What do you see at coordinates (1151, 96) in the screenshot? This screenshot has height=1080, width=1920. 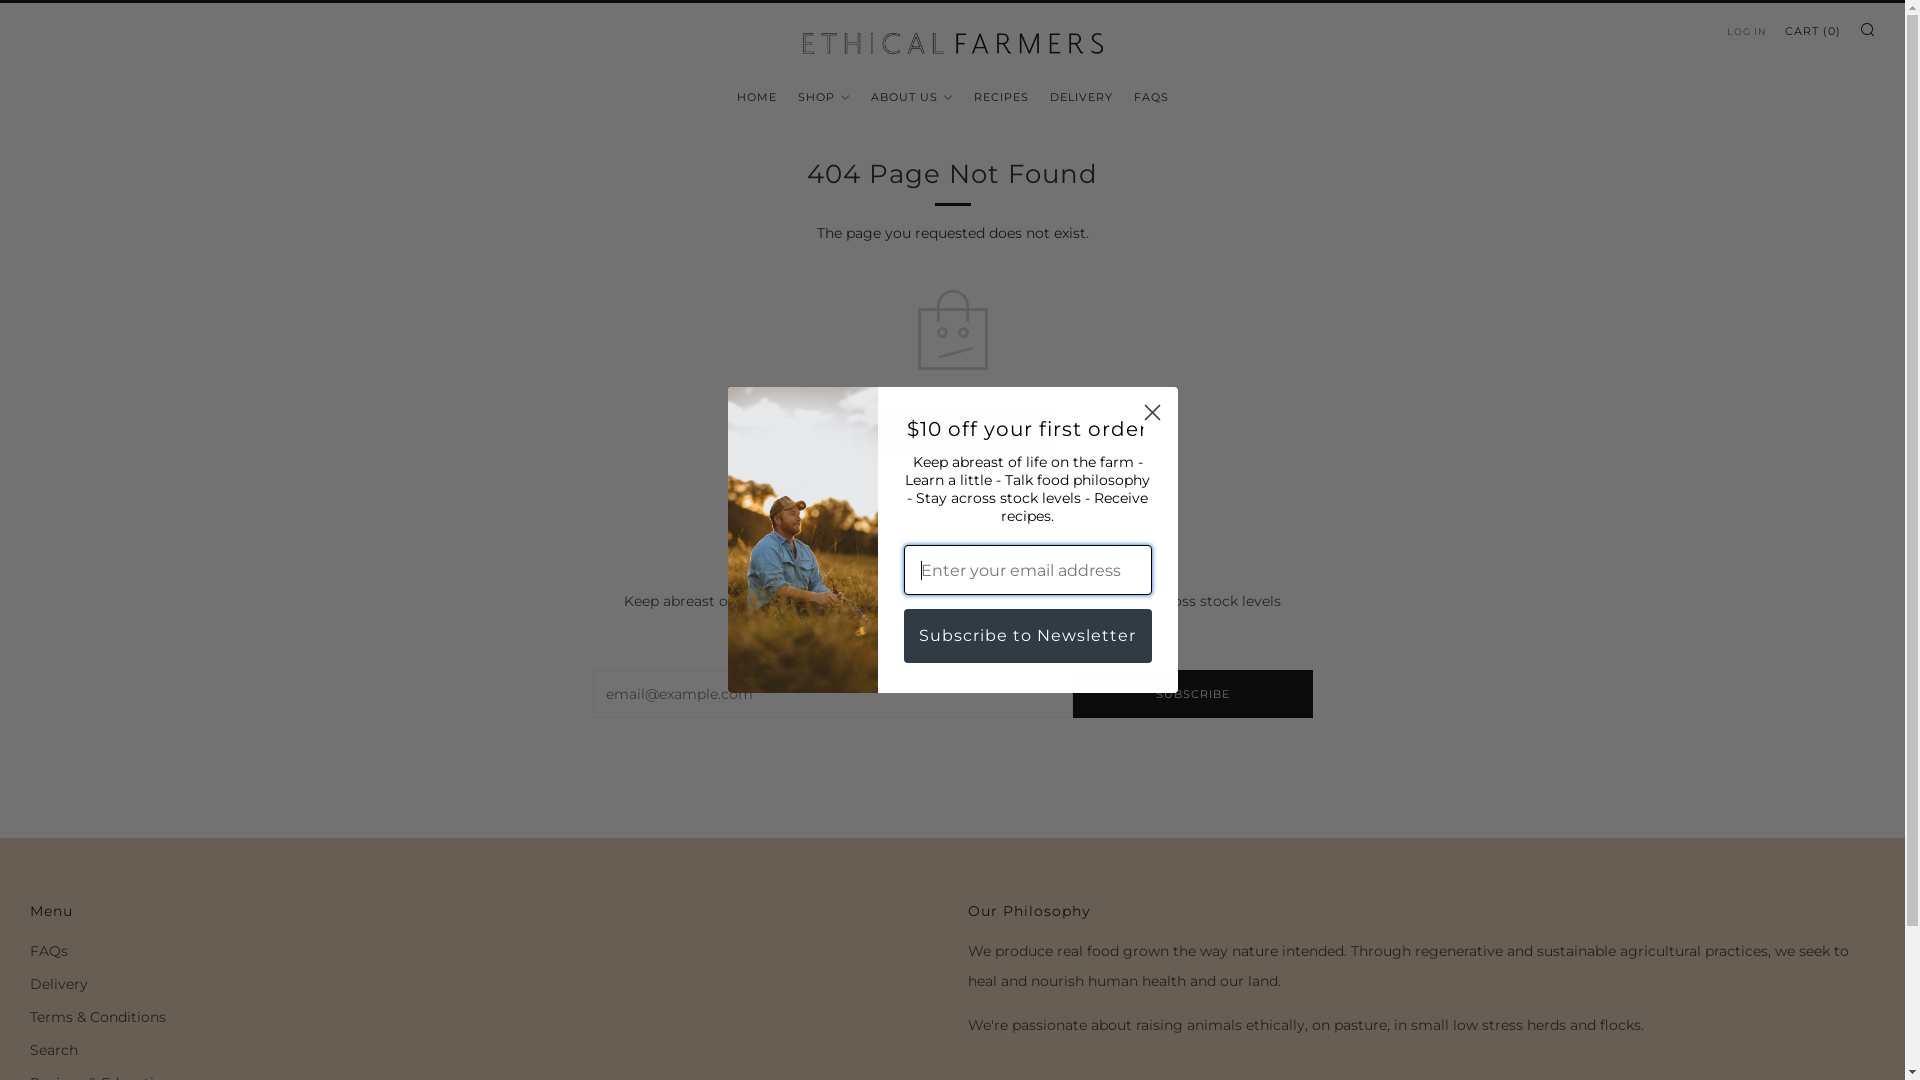 I see `'FAQS'` at bounding box center [1151, 96].